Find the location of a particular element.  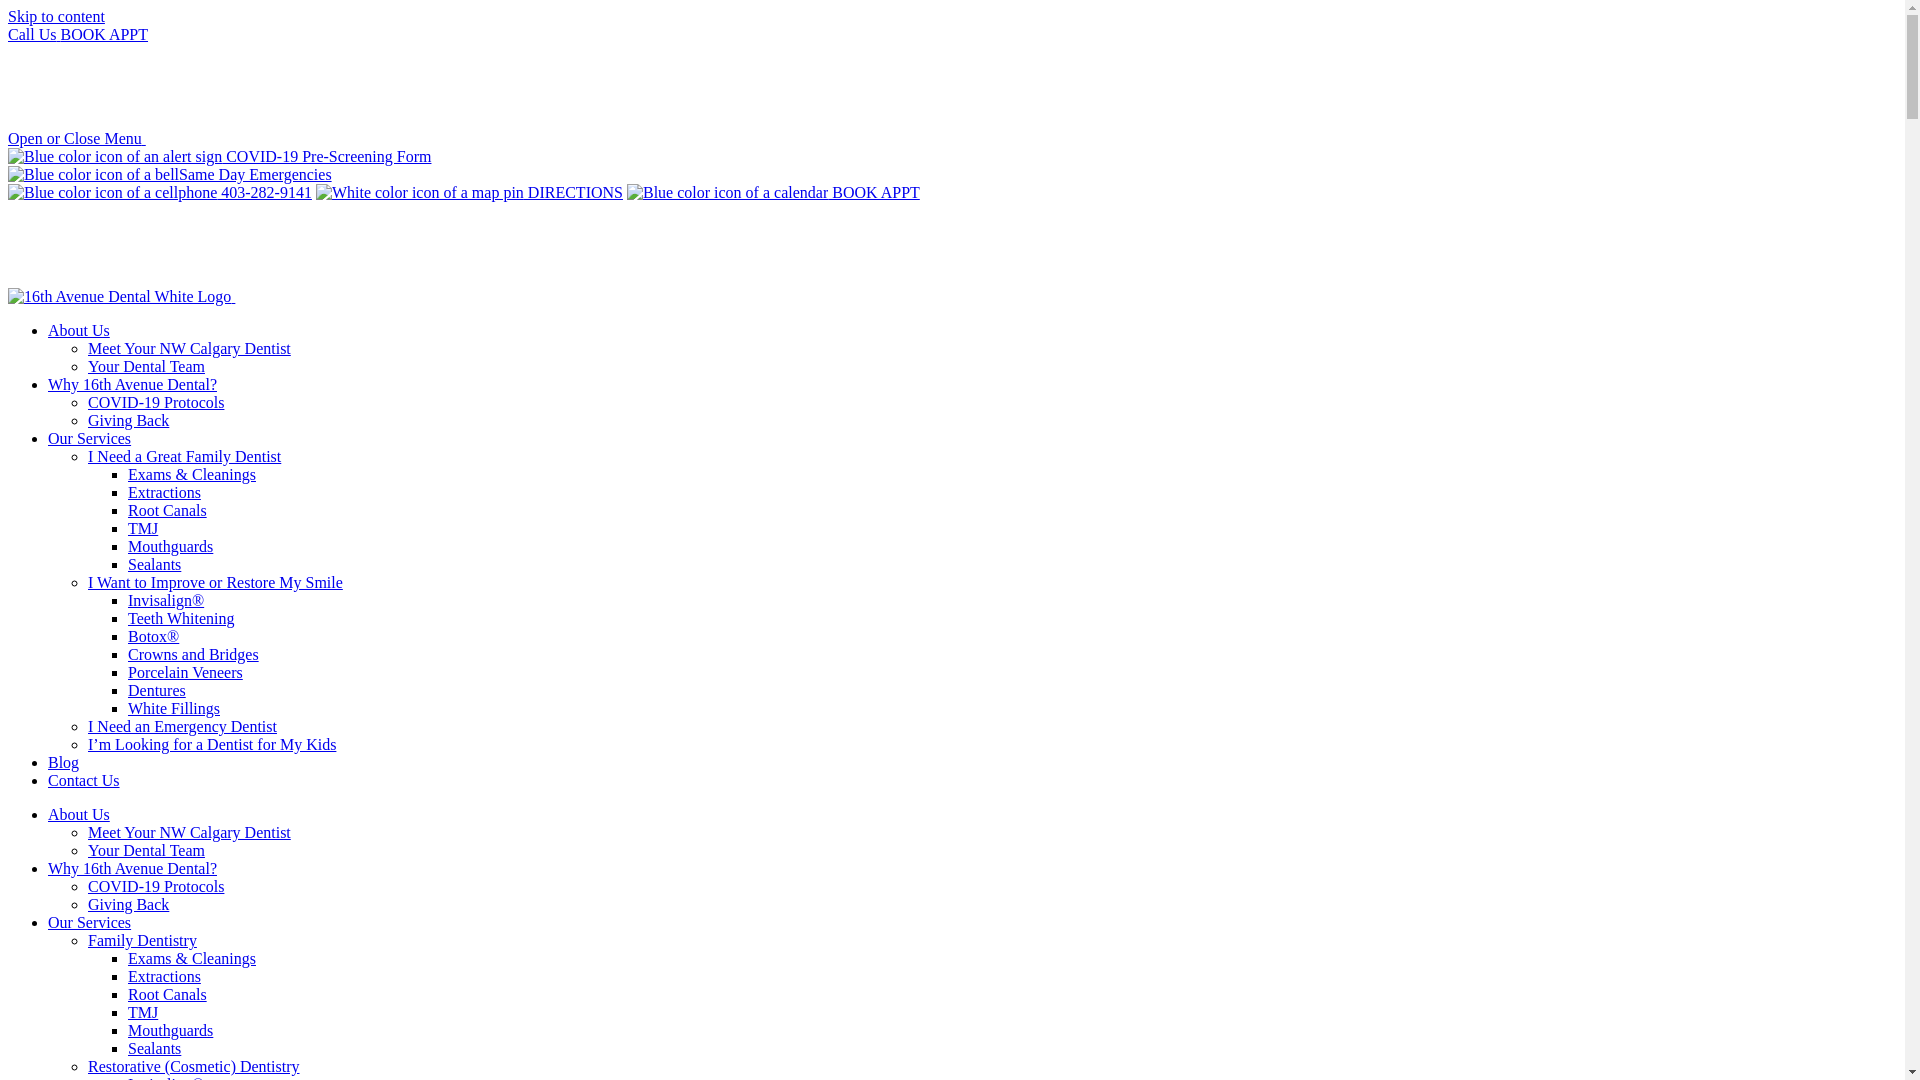

'Porcelain Veneers' is located at coordinates (185, 672).